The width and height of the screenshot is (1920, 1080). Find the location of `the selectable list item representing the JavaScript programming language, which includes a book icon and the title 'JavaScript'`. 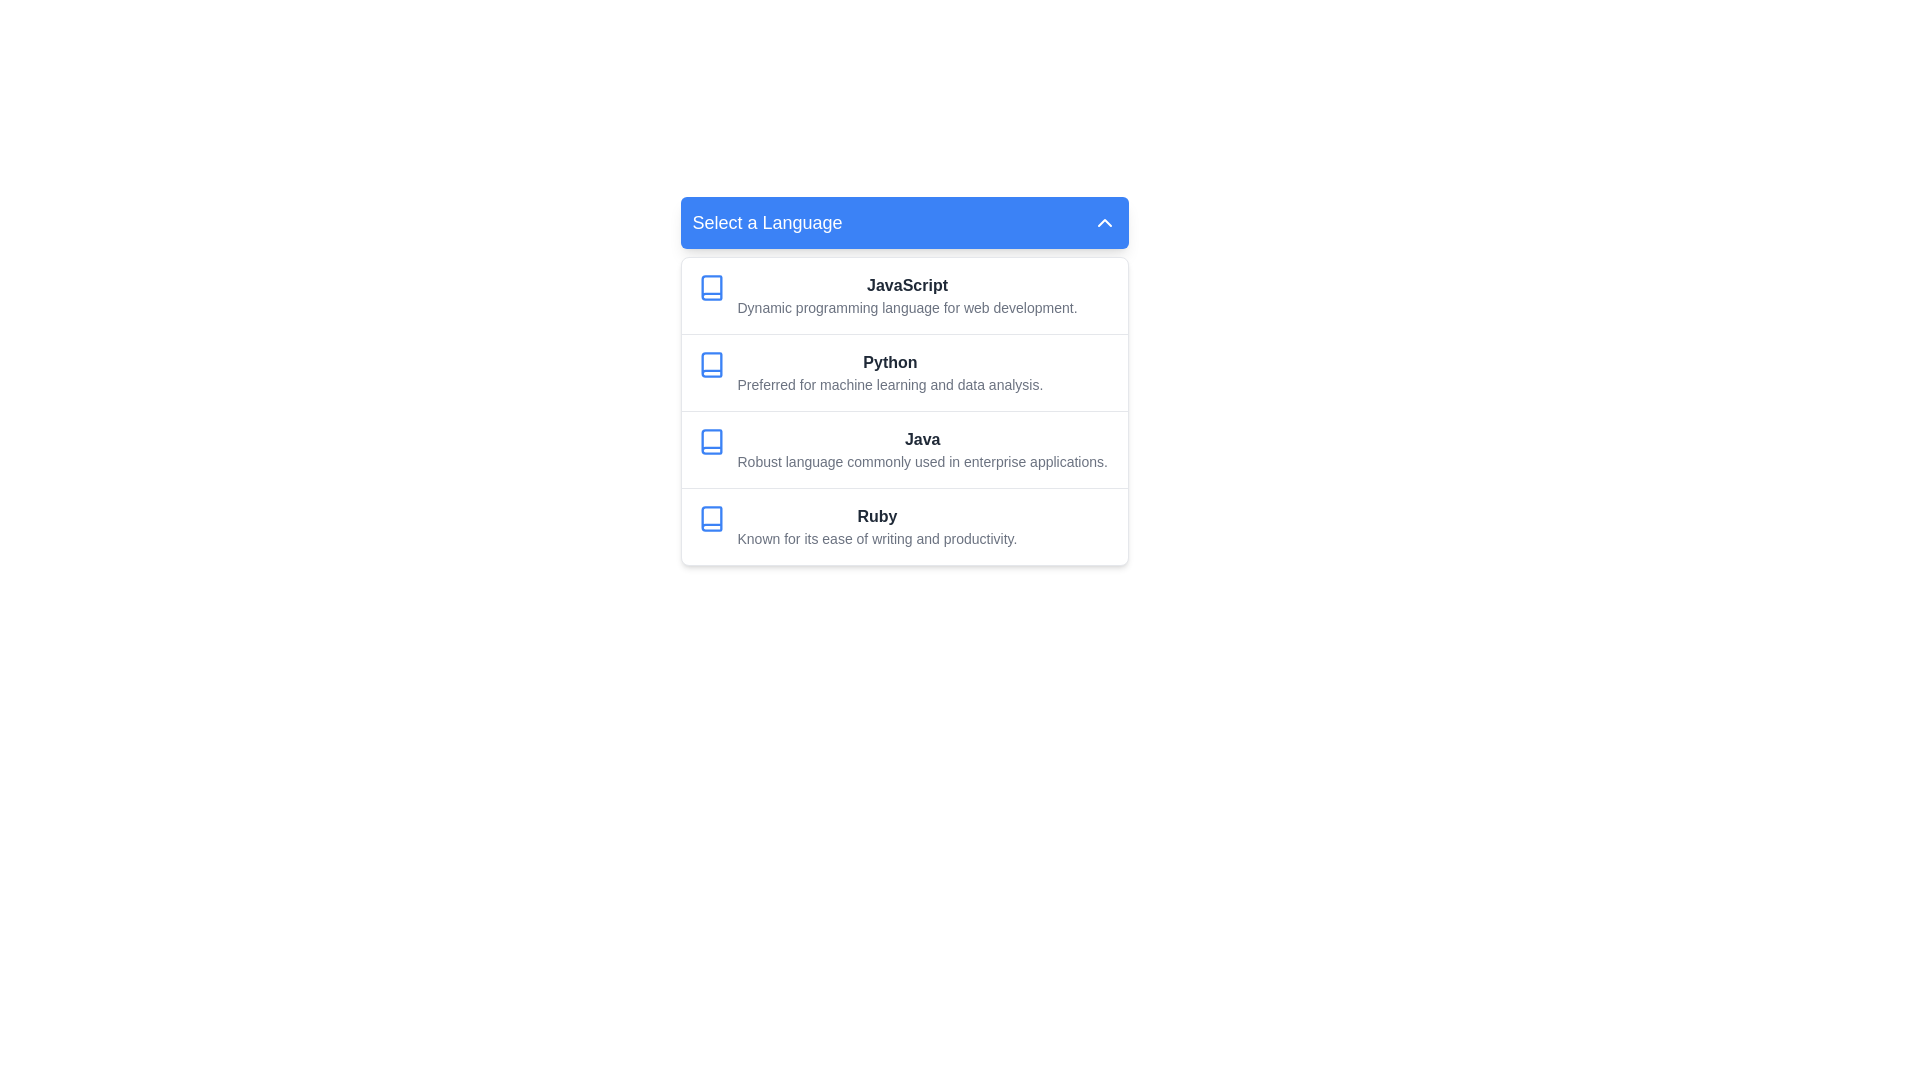

the selectable list item representing the JavaScript programming language, which includes a book icon and the title 'JavaScript' is located at coordinates (903, 296).